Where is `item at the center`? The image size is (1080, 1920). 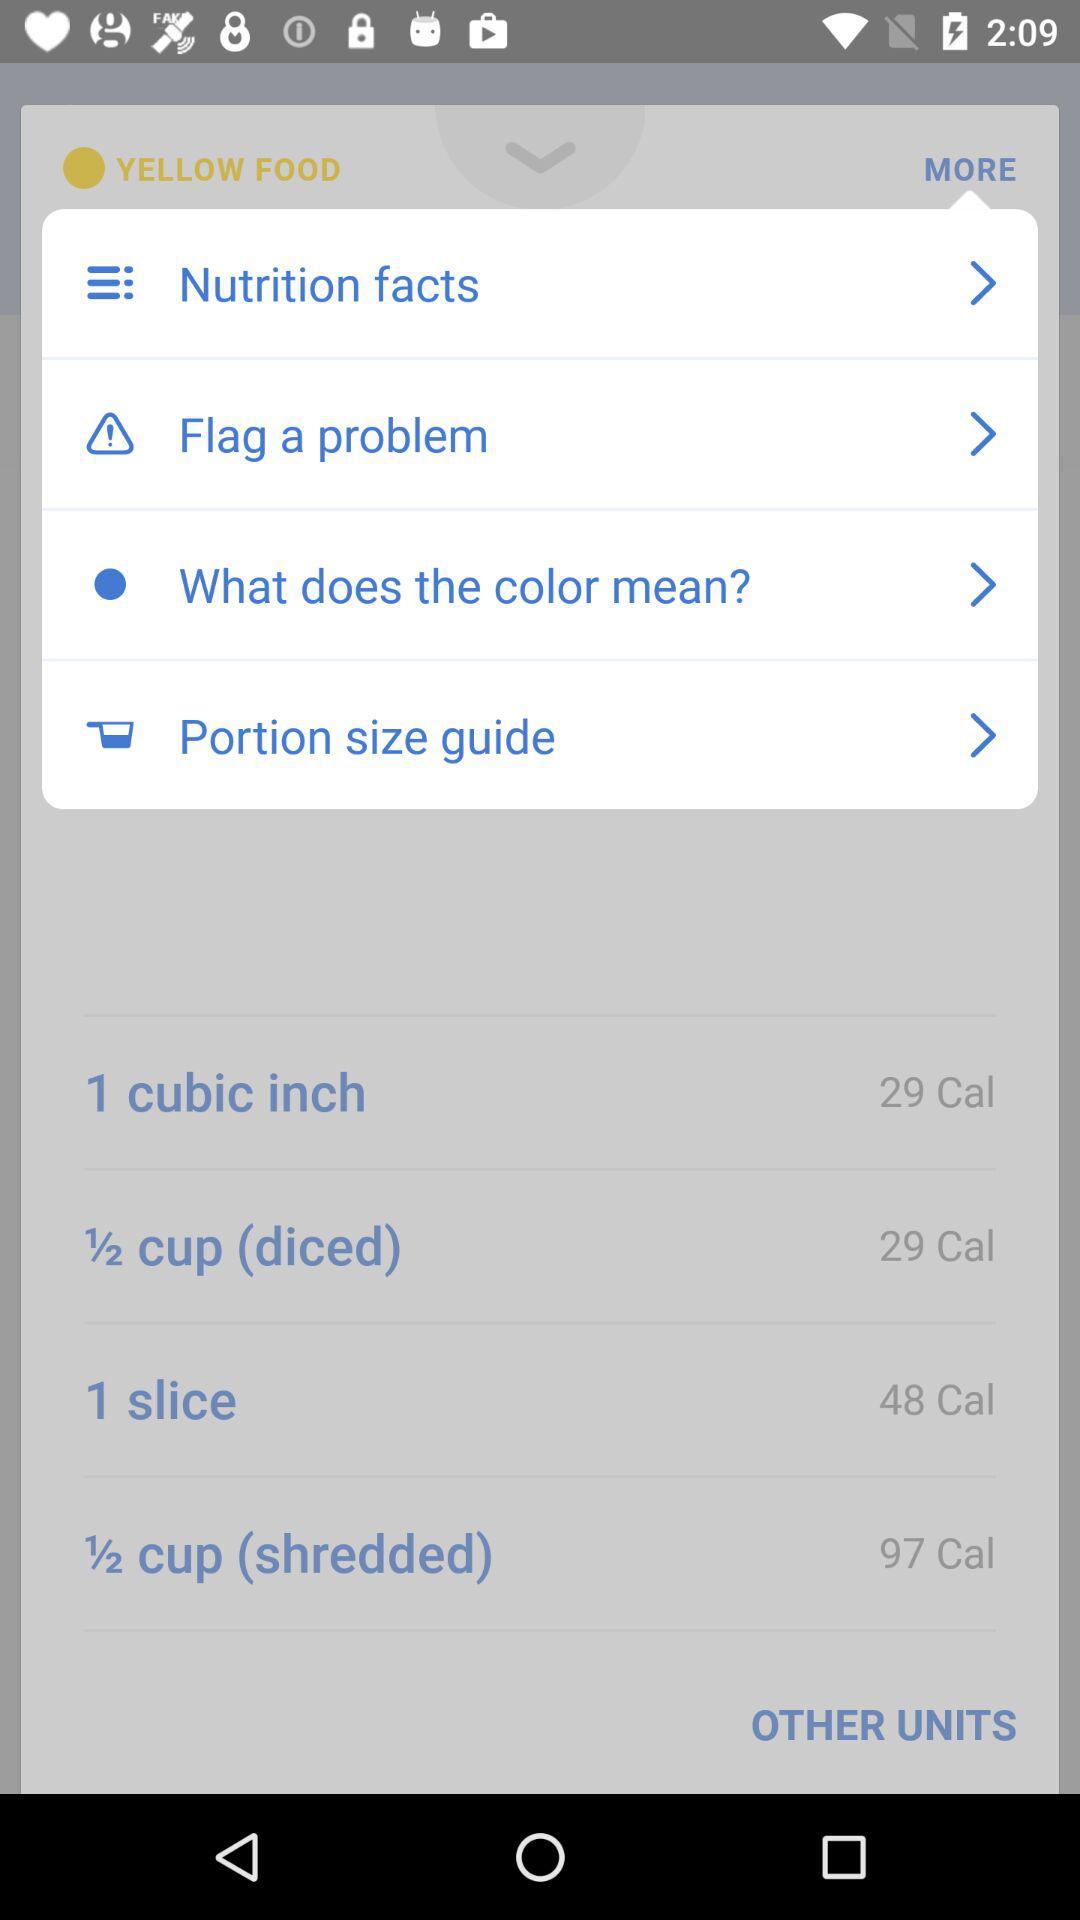
item at the center is located at coordinates (553, 734).